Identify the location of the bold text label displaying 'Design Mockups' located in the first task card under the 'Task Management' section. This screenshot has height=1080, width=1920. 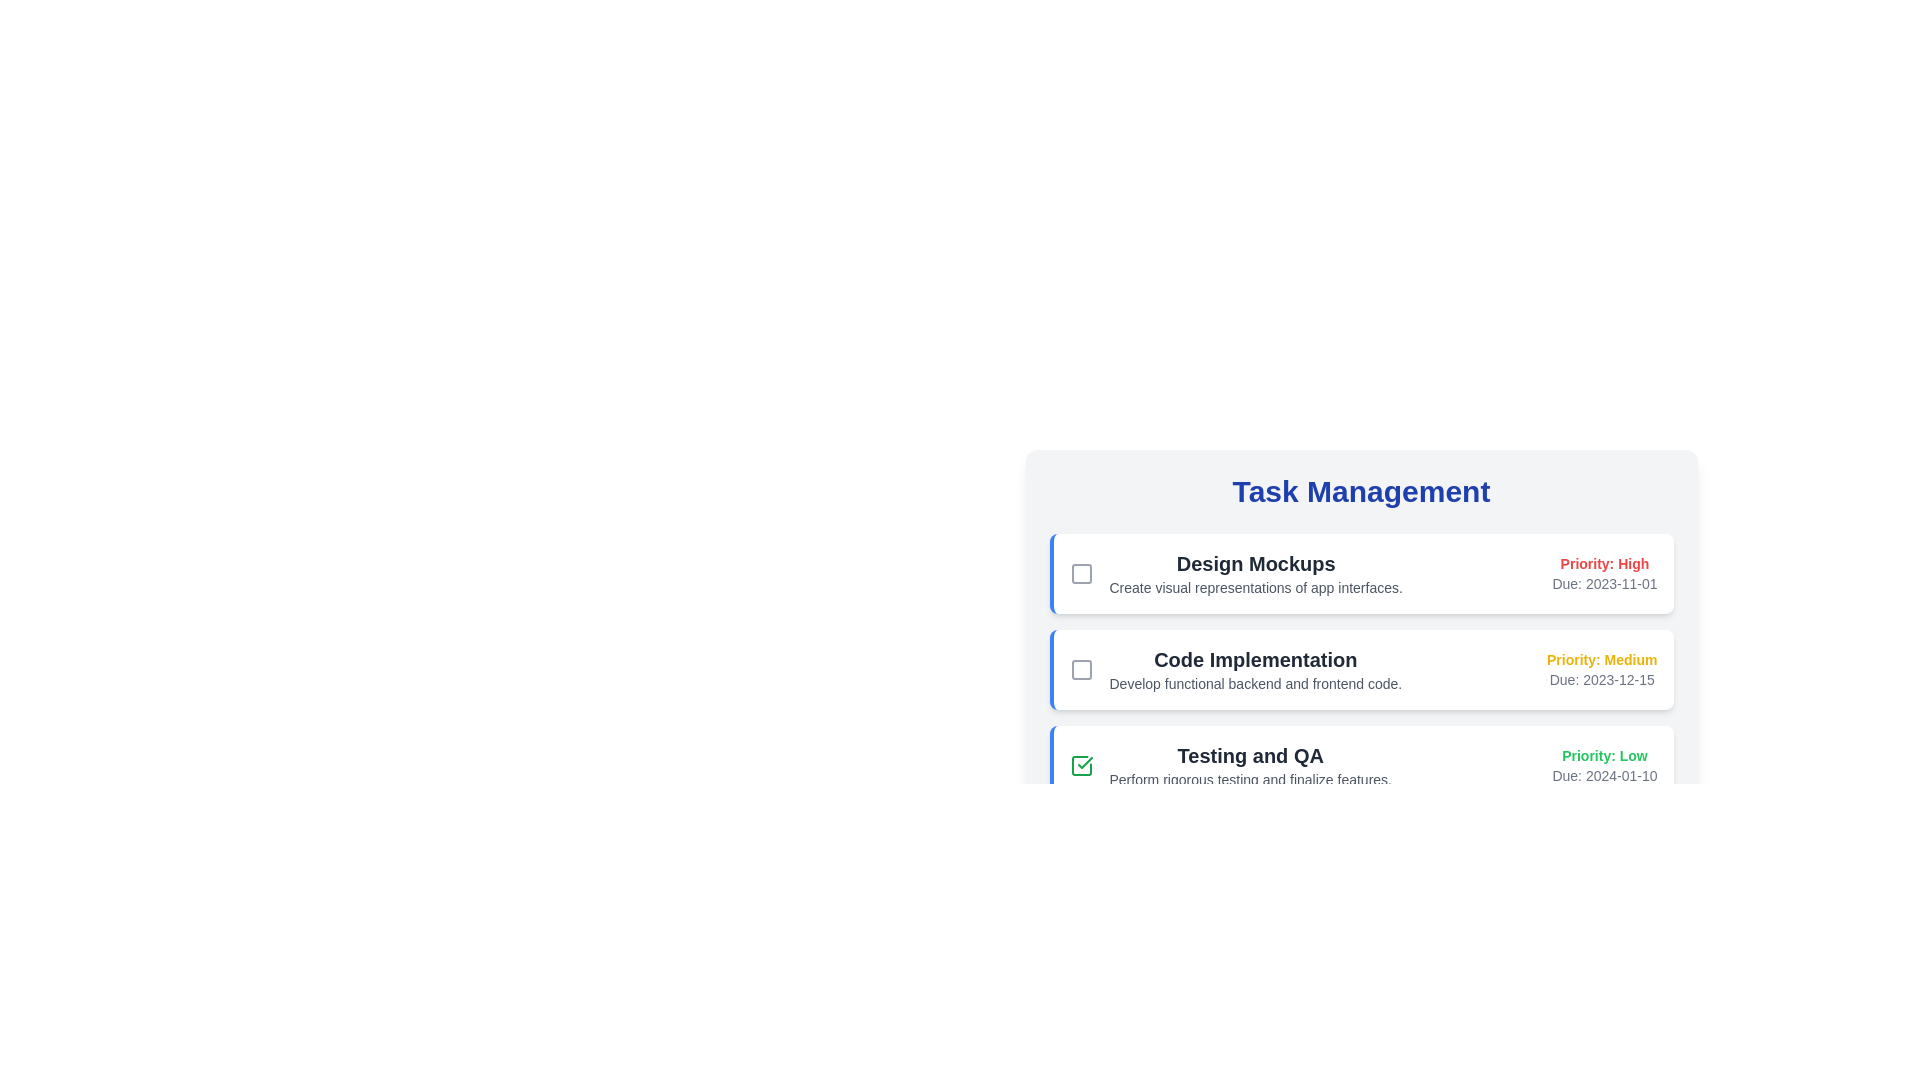
(1255, 563).